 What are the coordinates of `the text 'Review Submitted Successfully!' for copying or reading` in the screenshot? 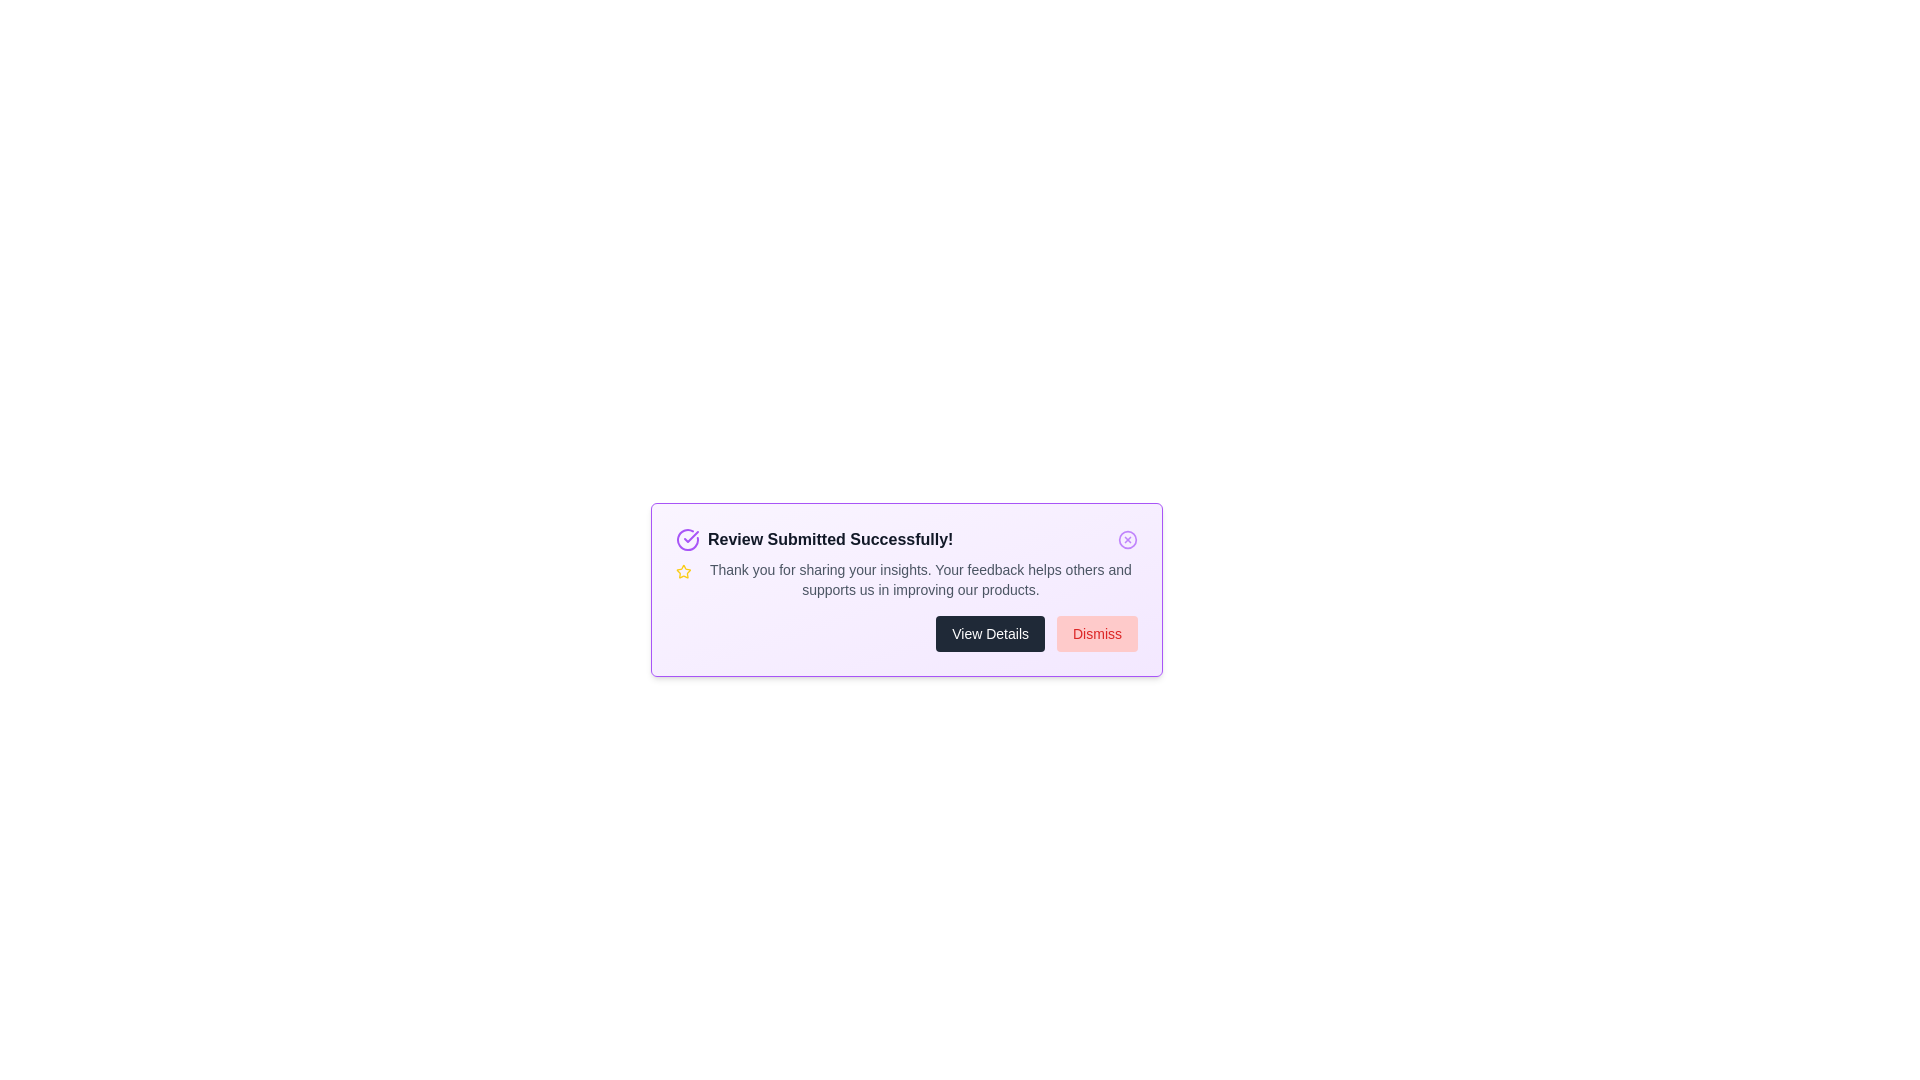 It's located at (676, 527).